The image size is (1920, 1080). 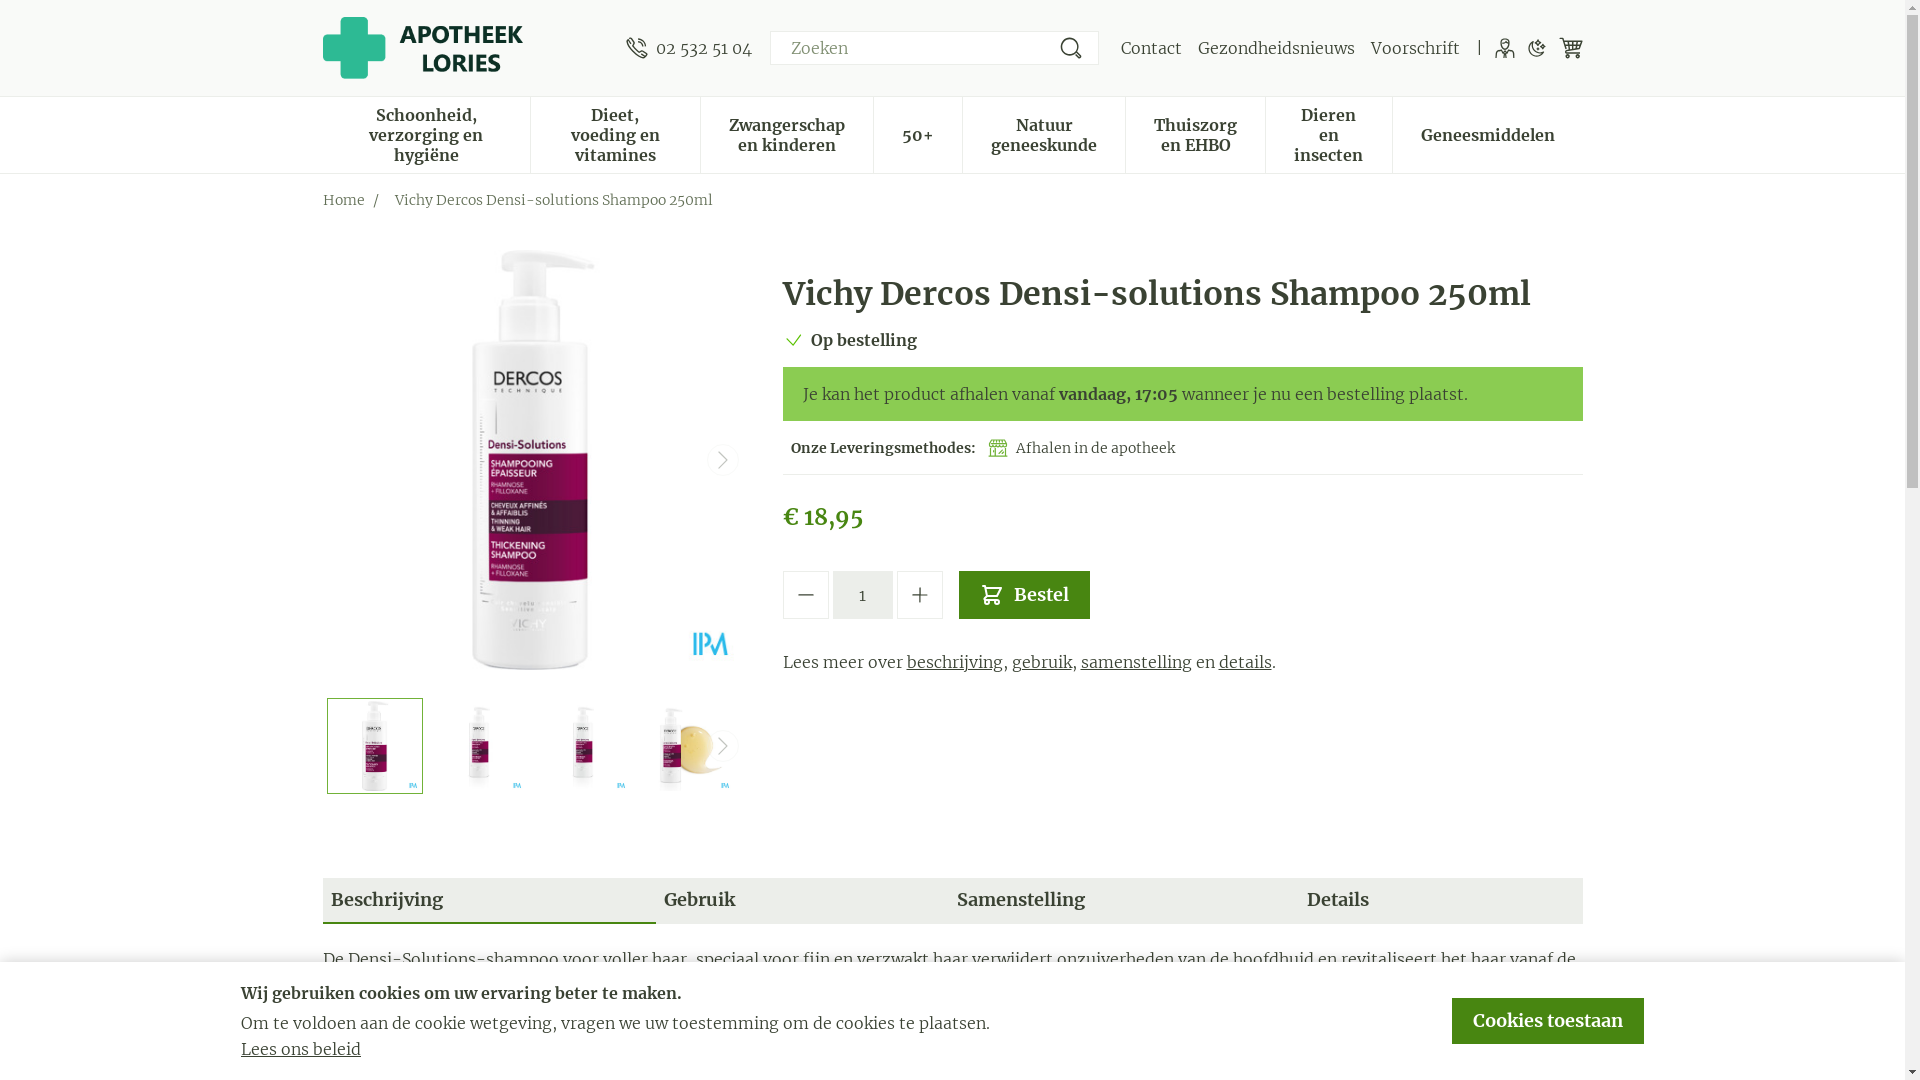 I want to click on '50+', so click(x=916, y=132).